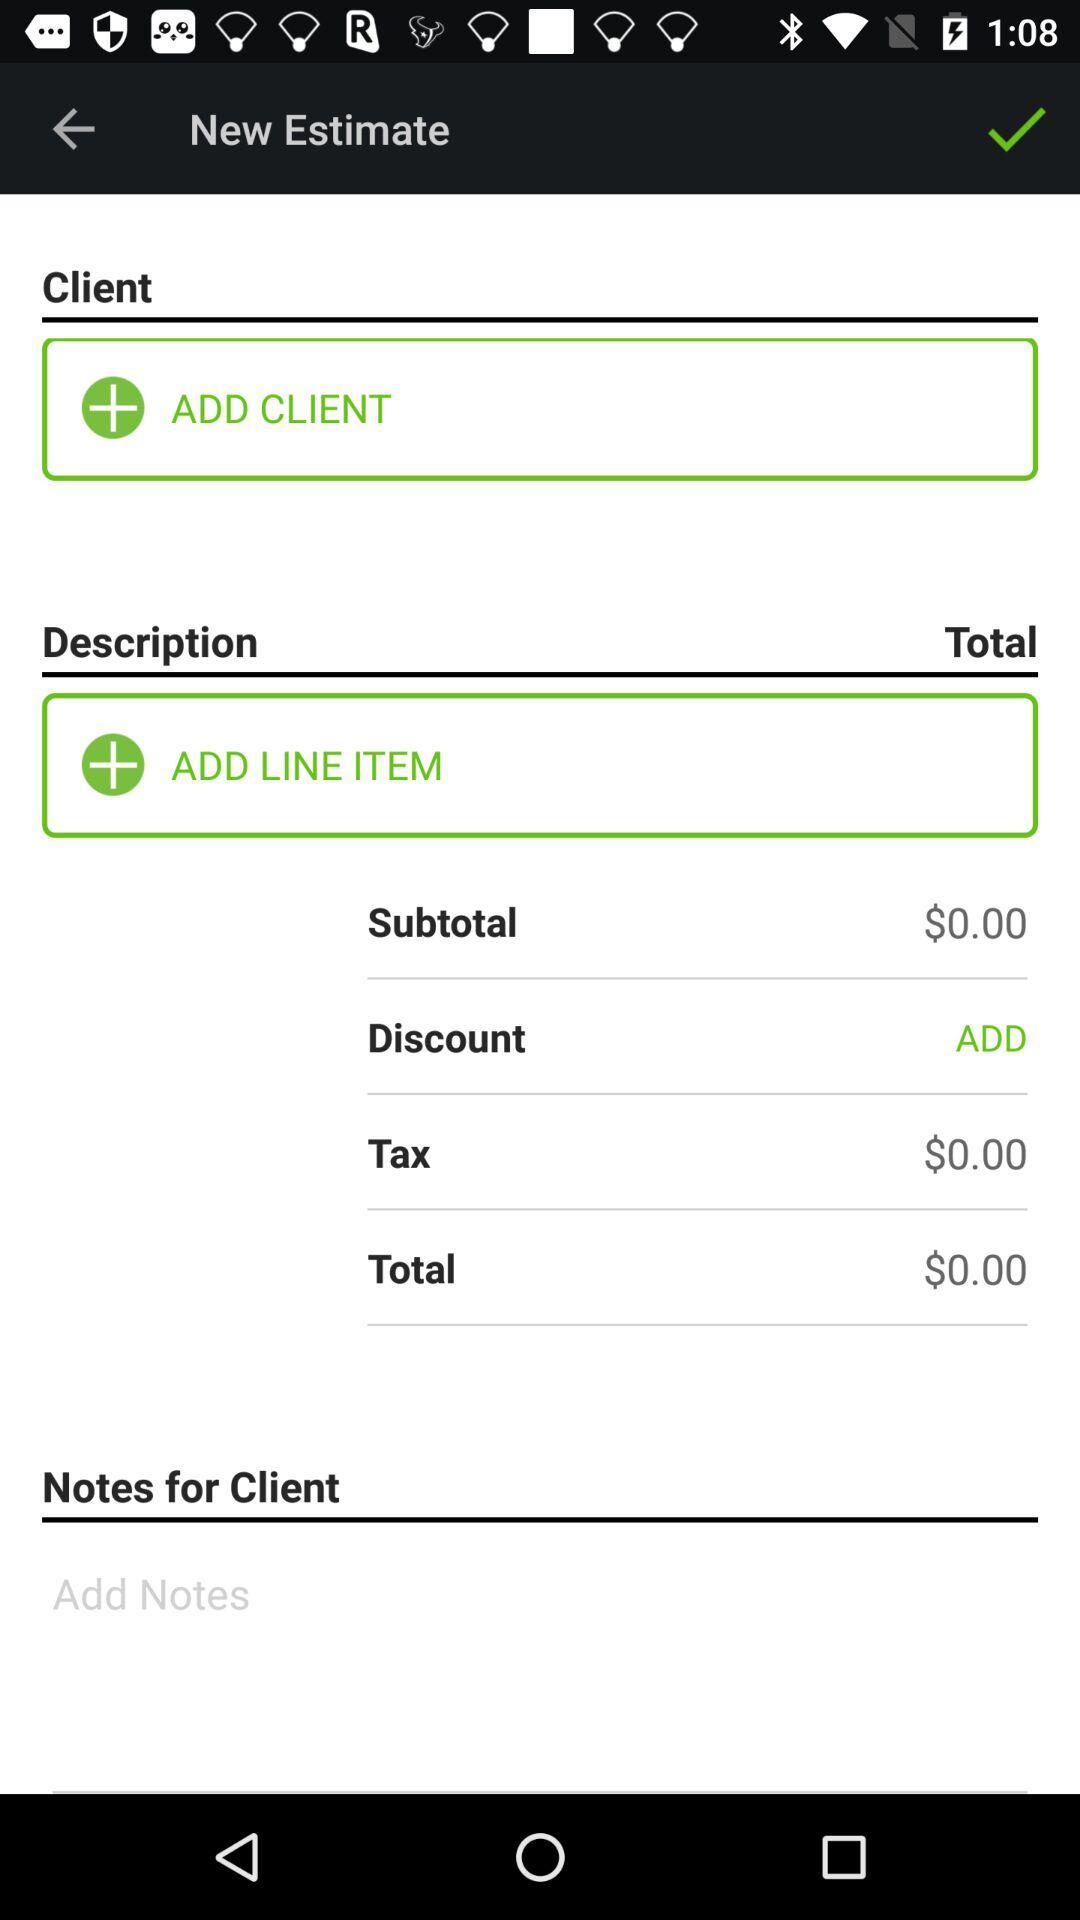  I want to click on item at the top right corner, so click(1017, 127).